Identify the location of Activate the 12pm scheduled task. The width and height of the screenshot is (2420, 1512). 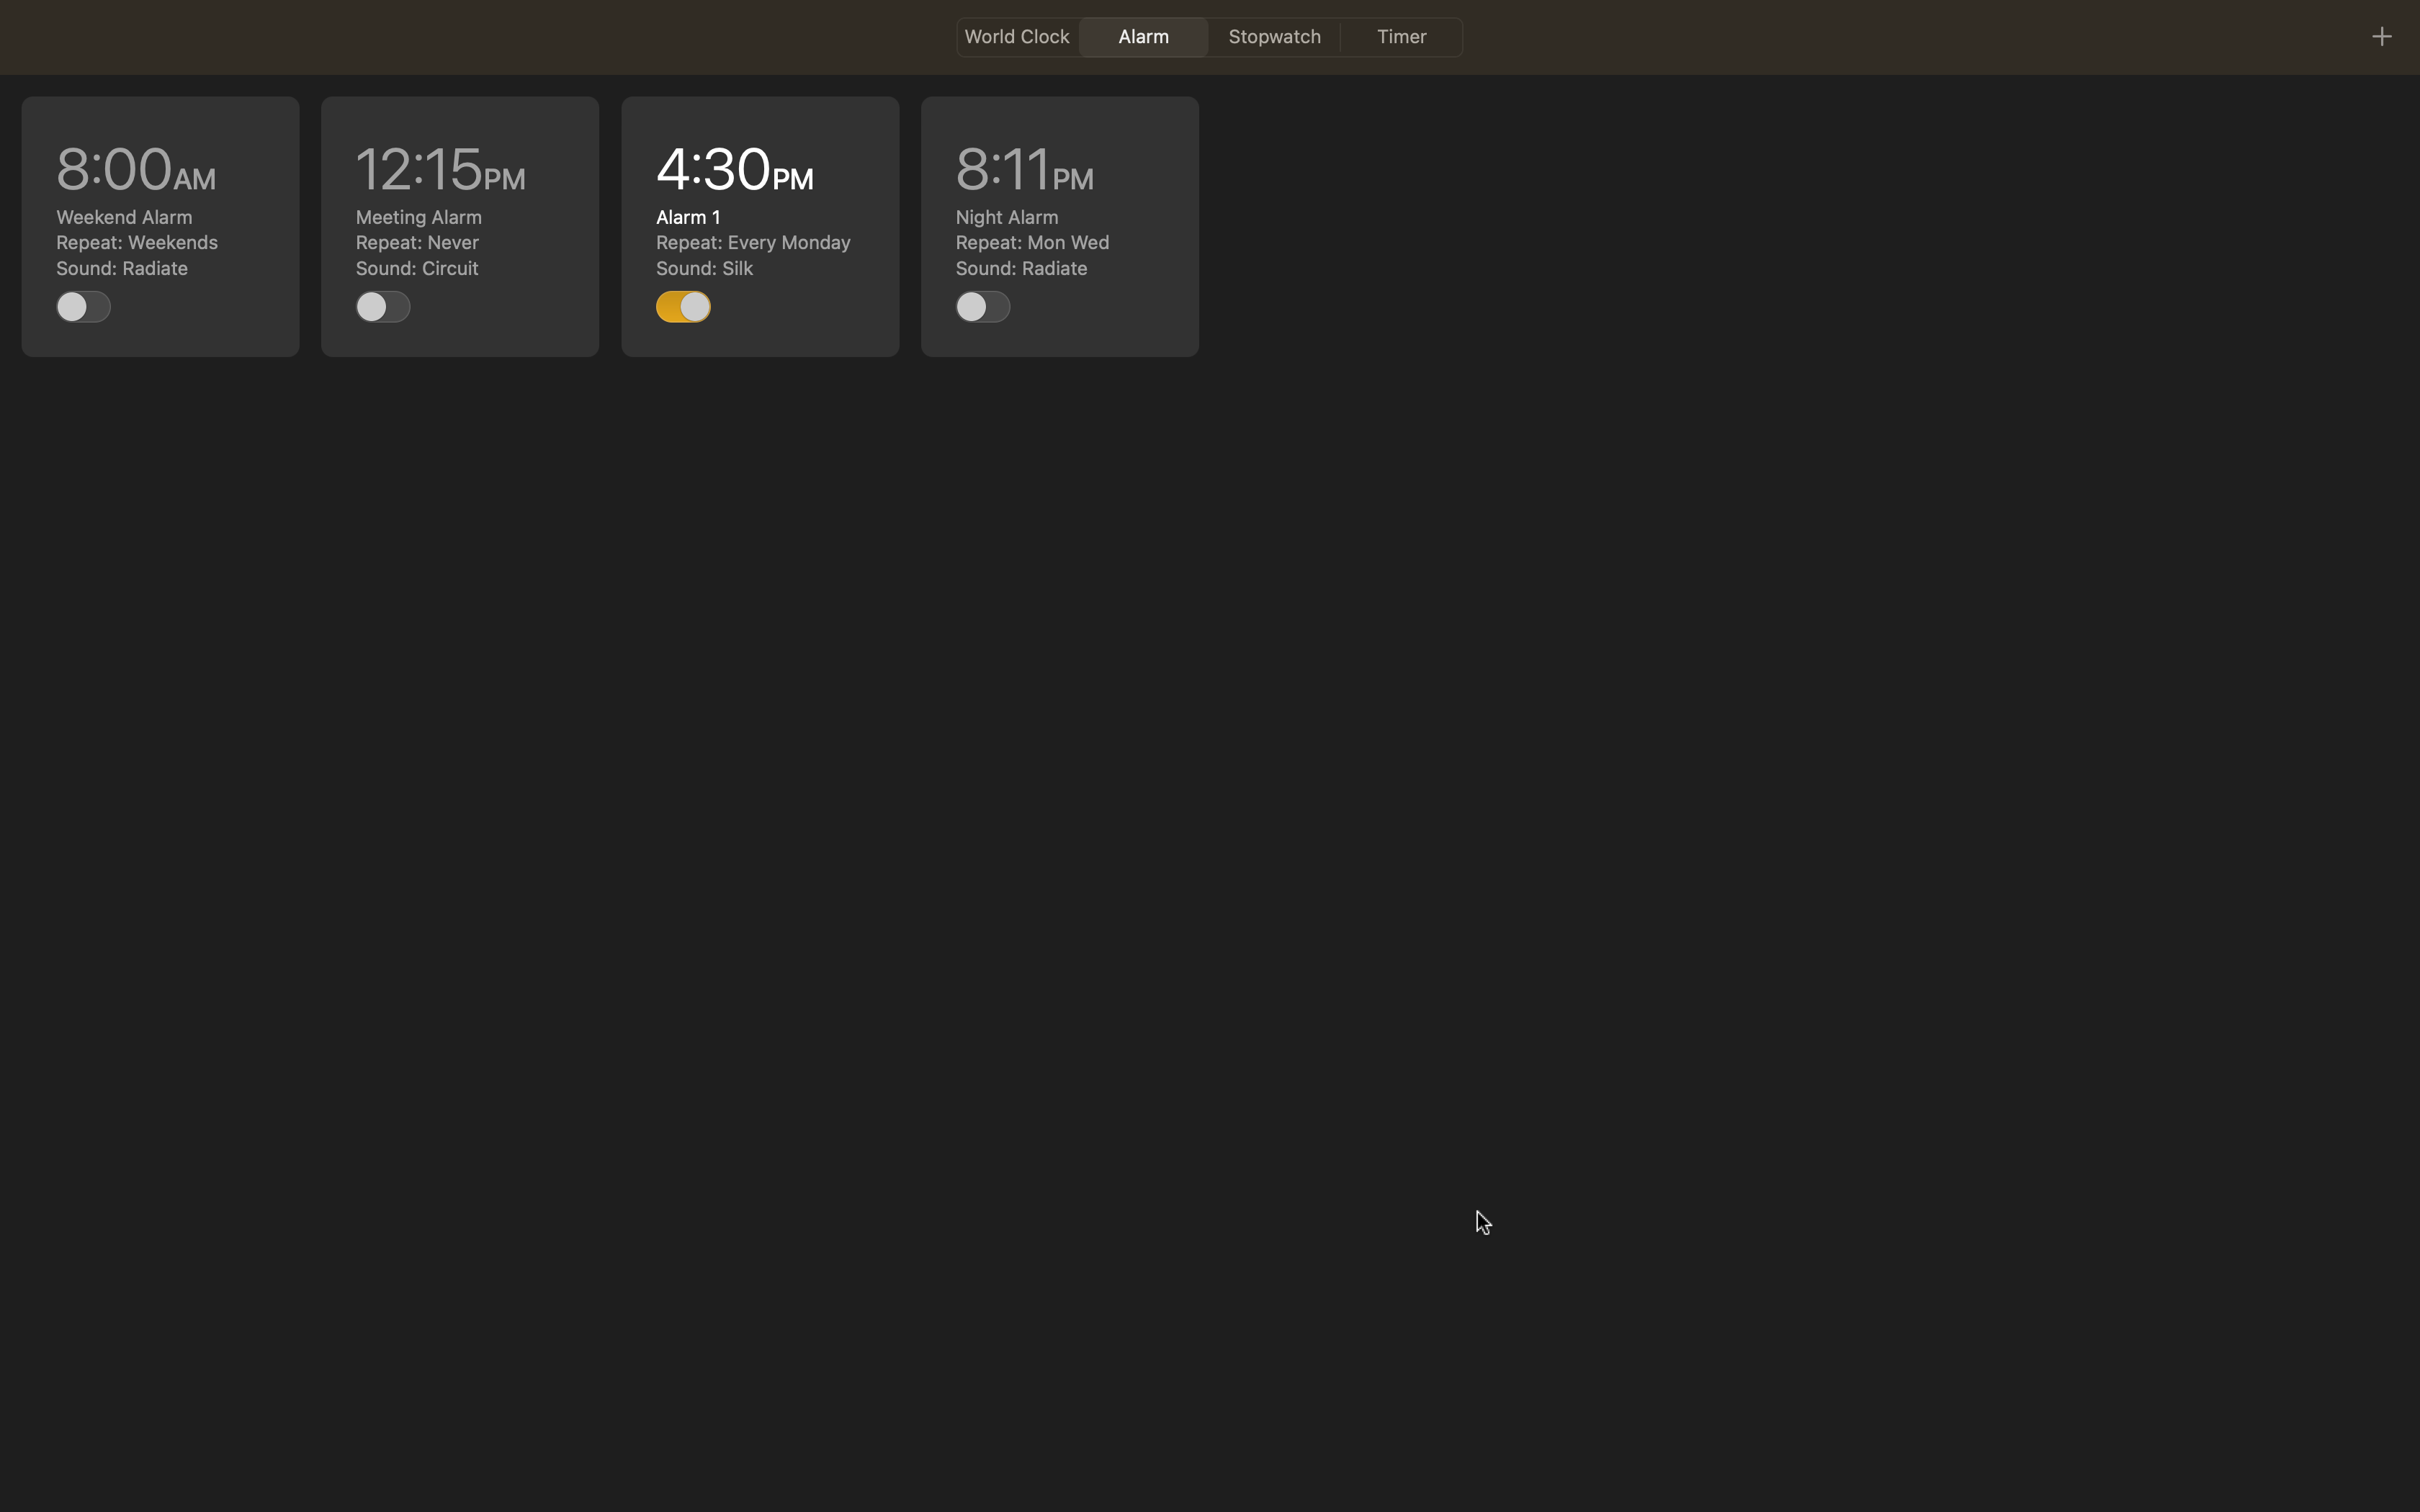
(383, 305).